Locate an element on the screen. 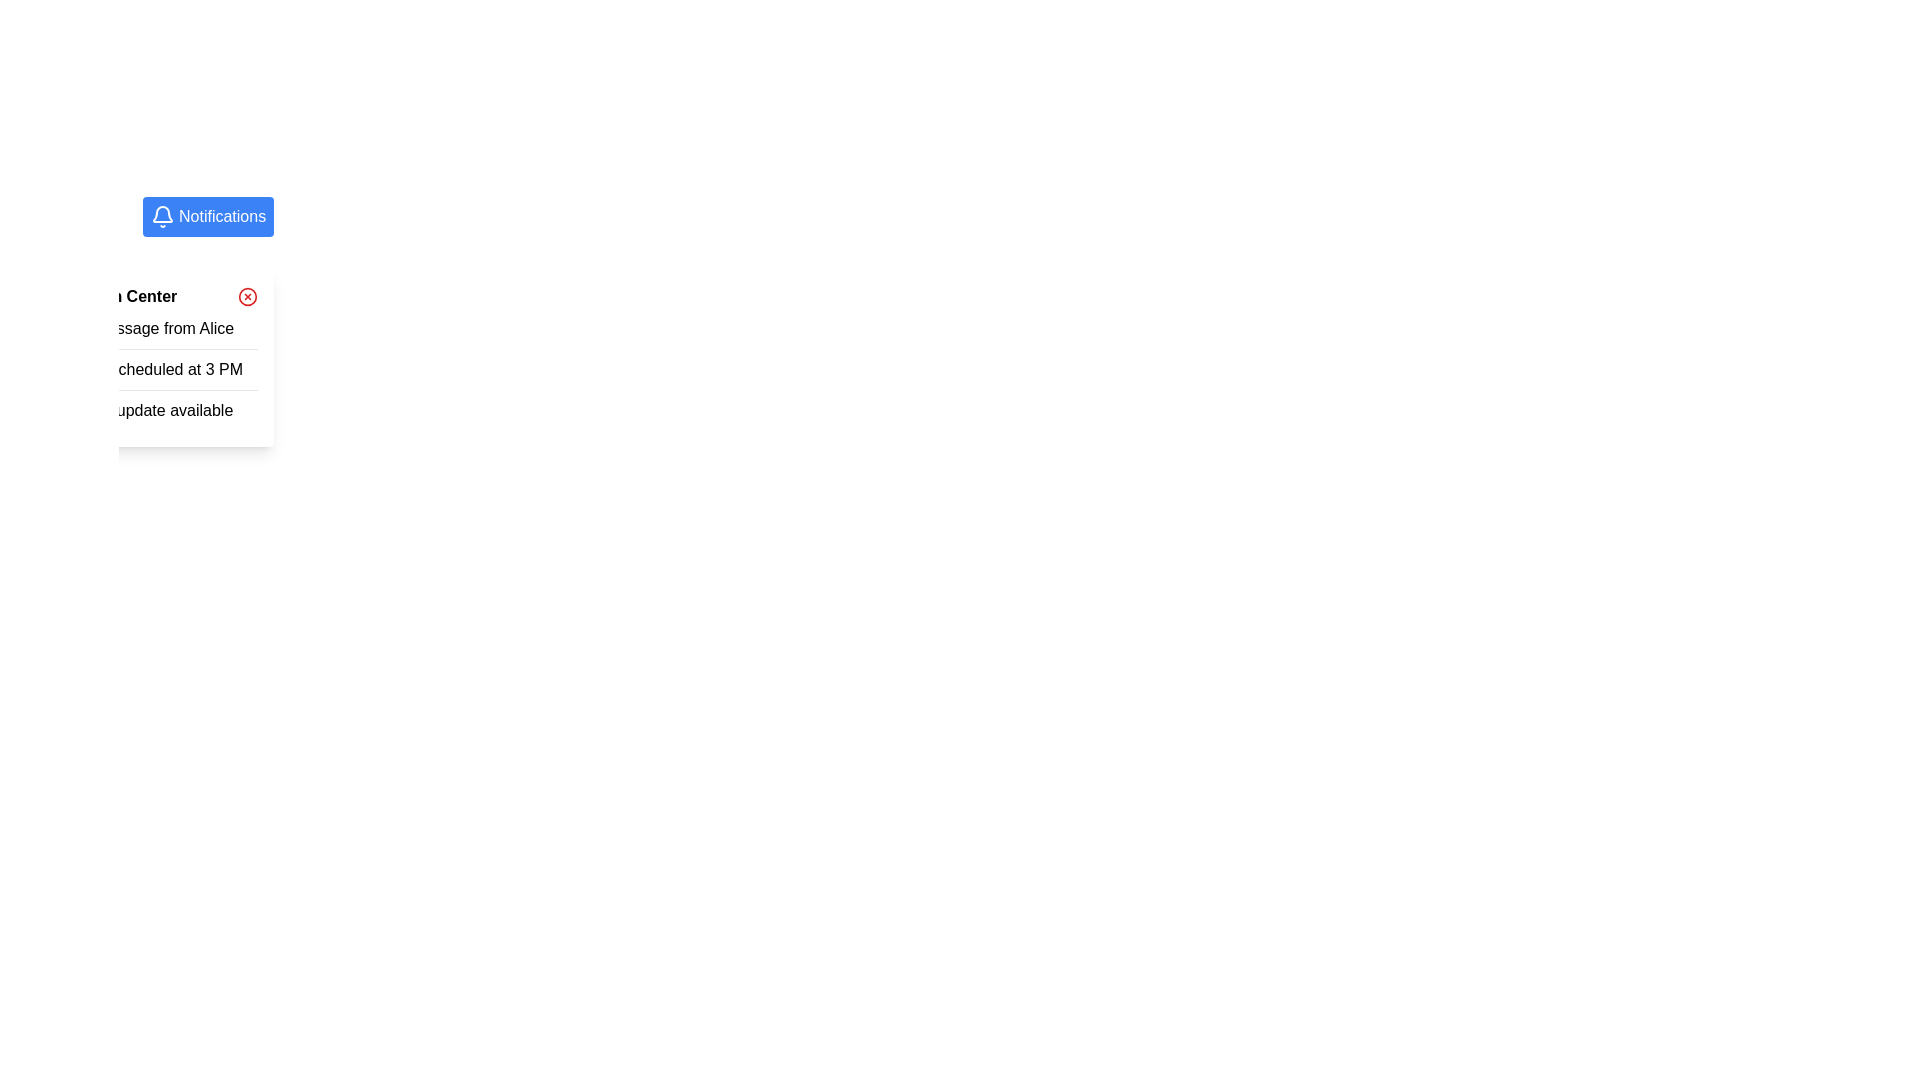  message content of the first notification which displays 'New message from Alice' in a dropdown panel under the 'Notifications' icon is located at coordinates (145, 327).